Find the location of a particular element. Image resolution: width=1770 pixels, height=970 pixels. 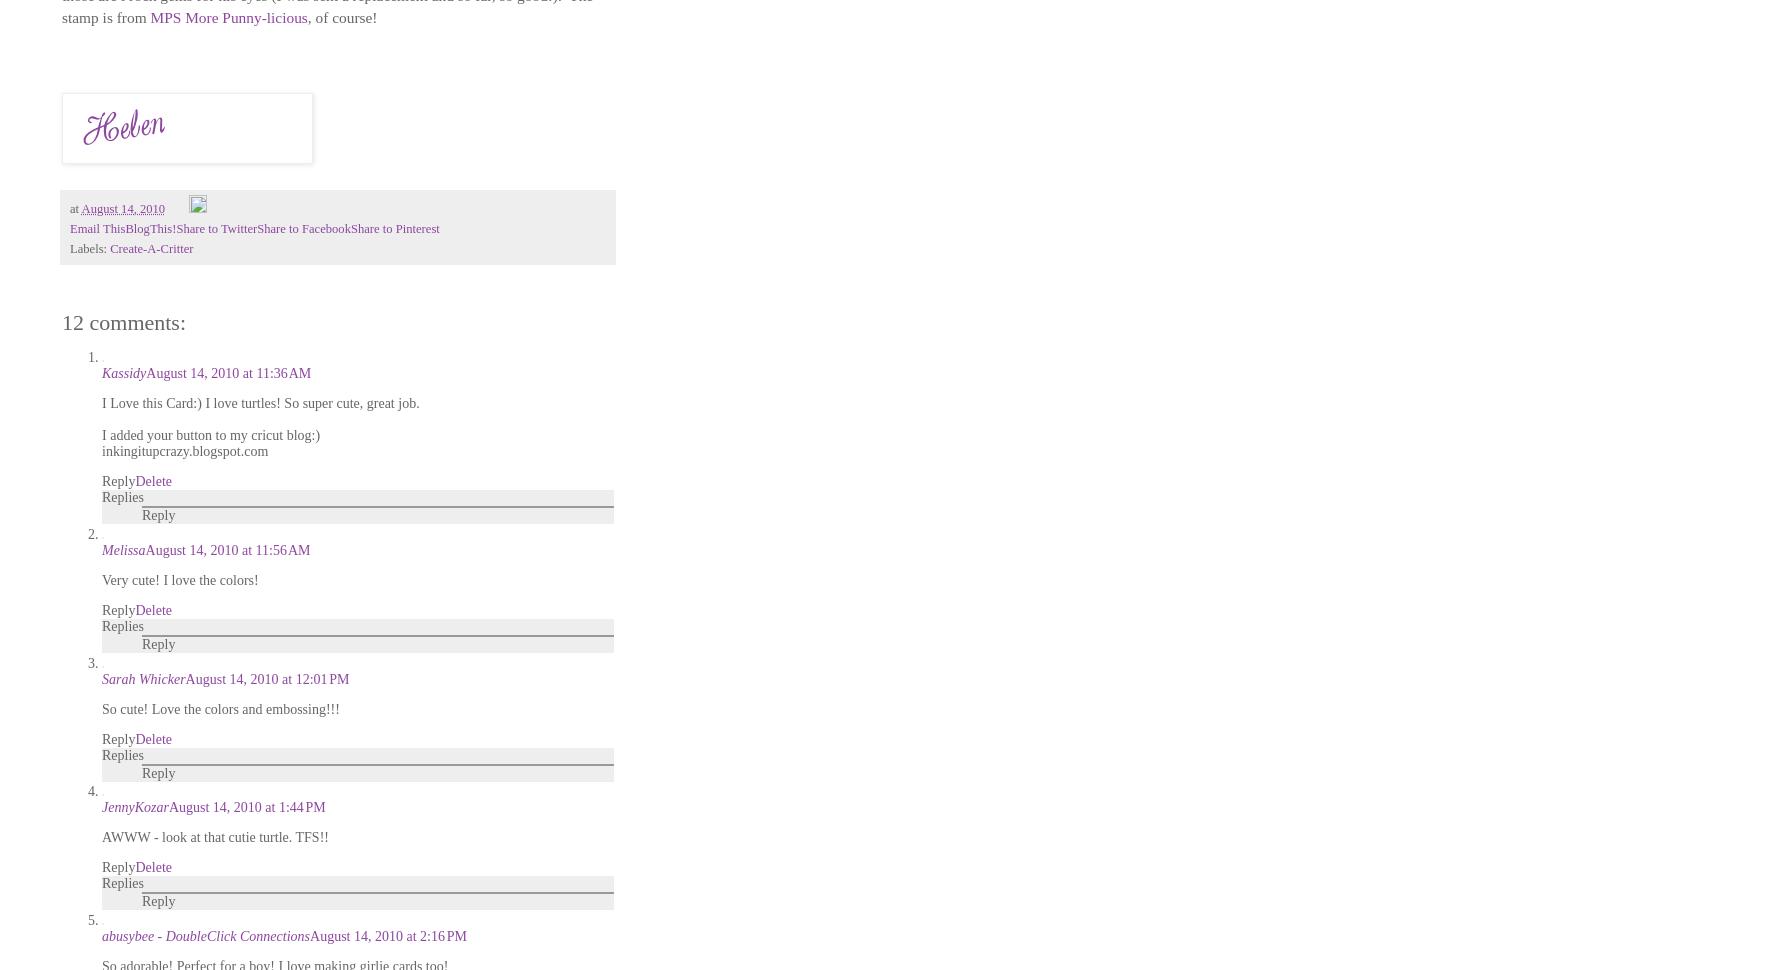

'August 14, 2010 at 1:44 PM' is located at coordinates (246, 807).